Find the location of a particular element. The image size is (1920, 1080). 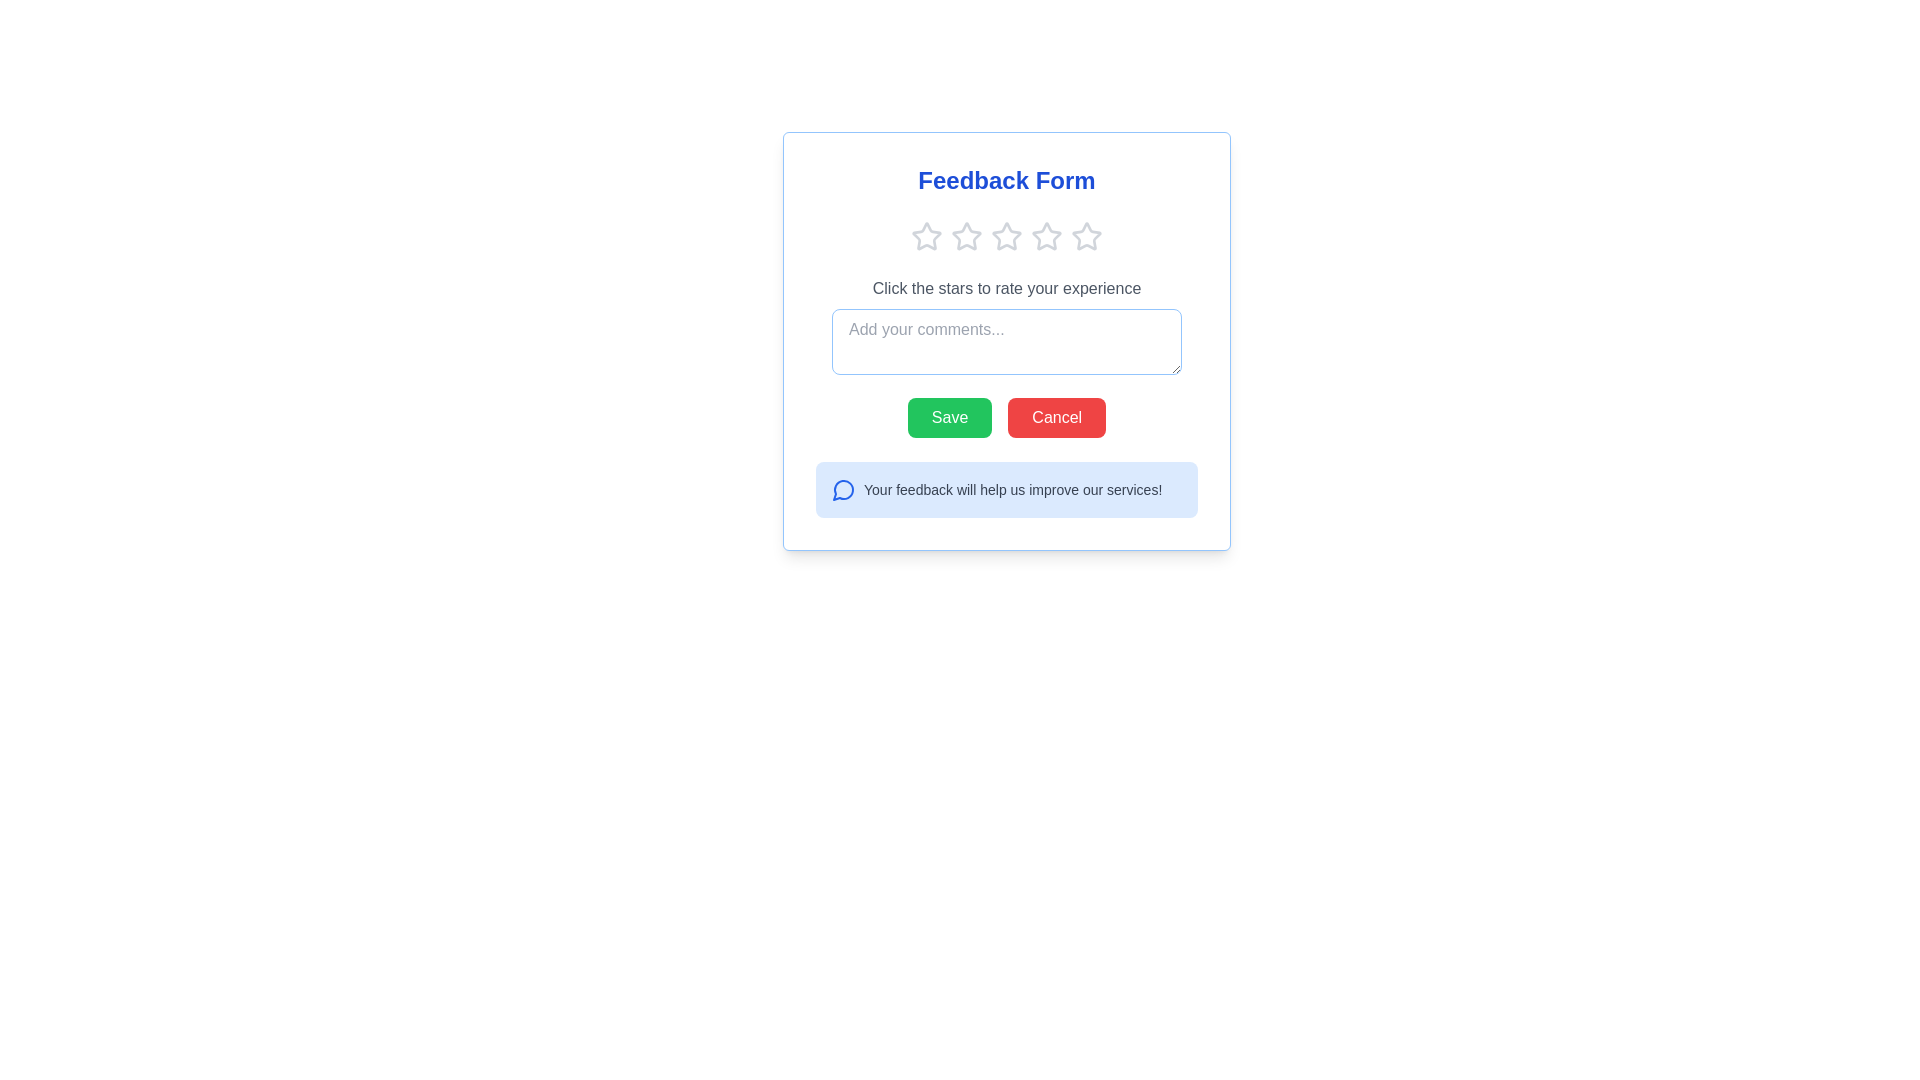

the green 'Save' button located at the bottom center of the feedback form to change its background color is located at coordinates (949, 416).